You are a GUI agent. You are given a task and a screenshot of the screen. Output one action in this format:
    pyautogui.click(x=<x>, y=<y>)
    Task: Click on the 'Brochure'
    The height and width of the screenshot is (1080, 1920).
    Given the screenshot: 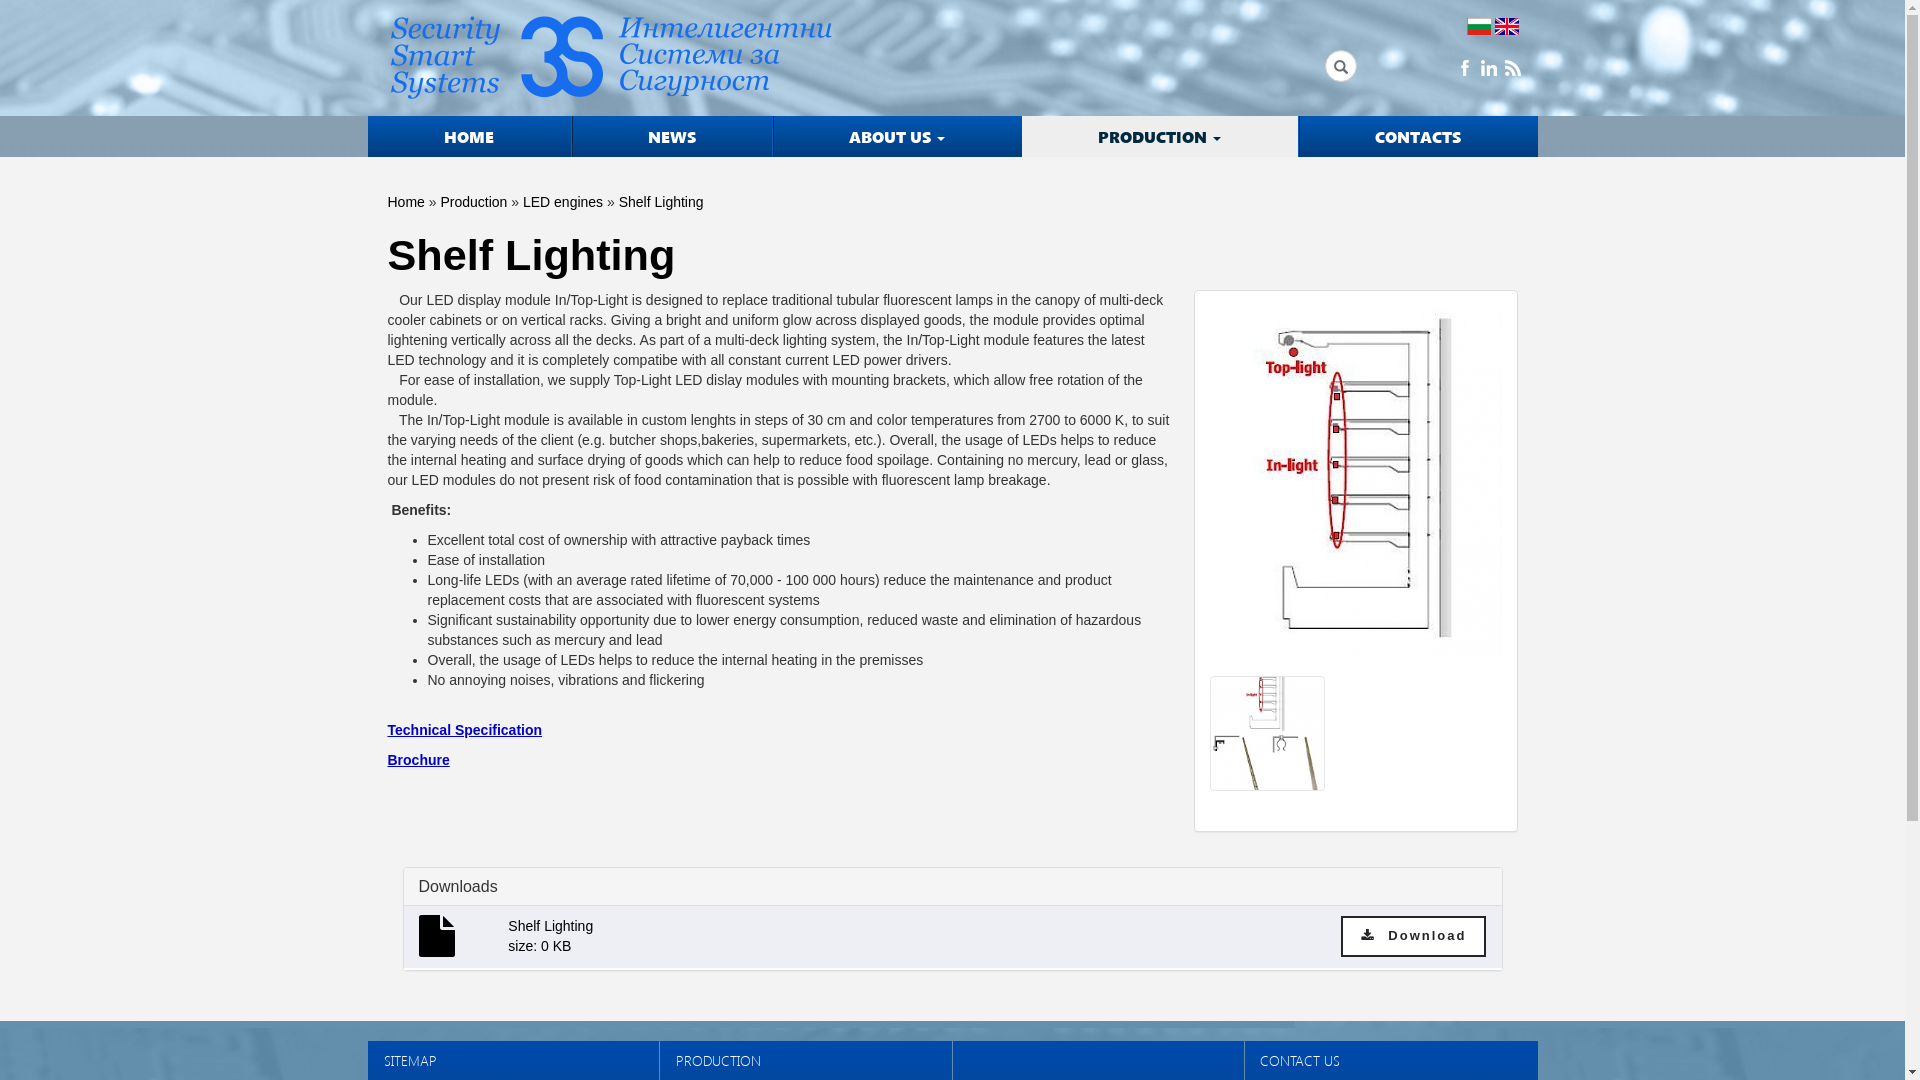 What is the action you would take?
    pyautogui.click(x=417, y=759)
    